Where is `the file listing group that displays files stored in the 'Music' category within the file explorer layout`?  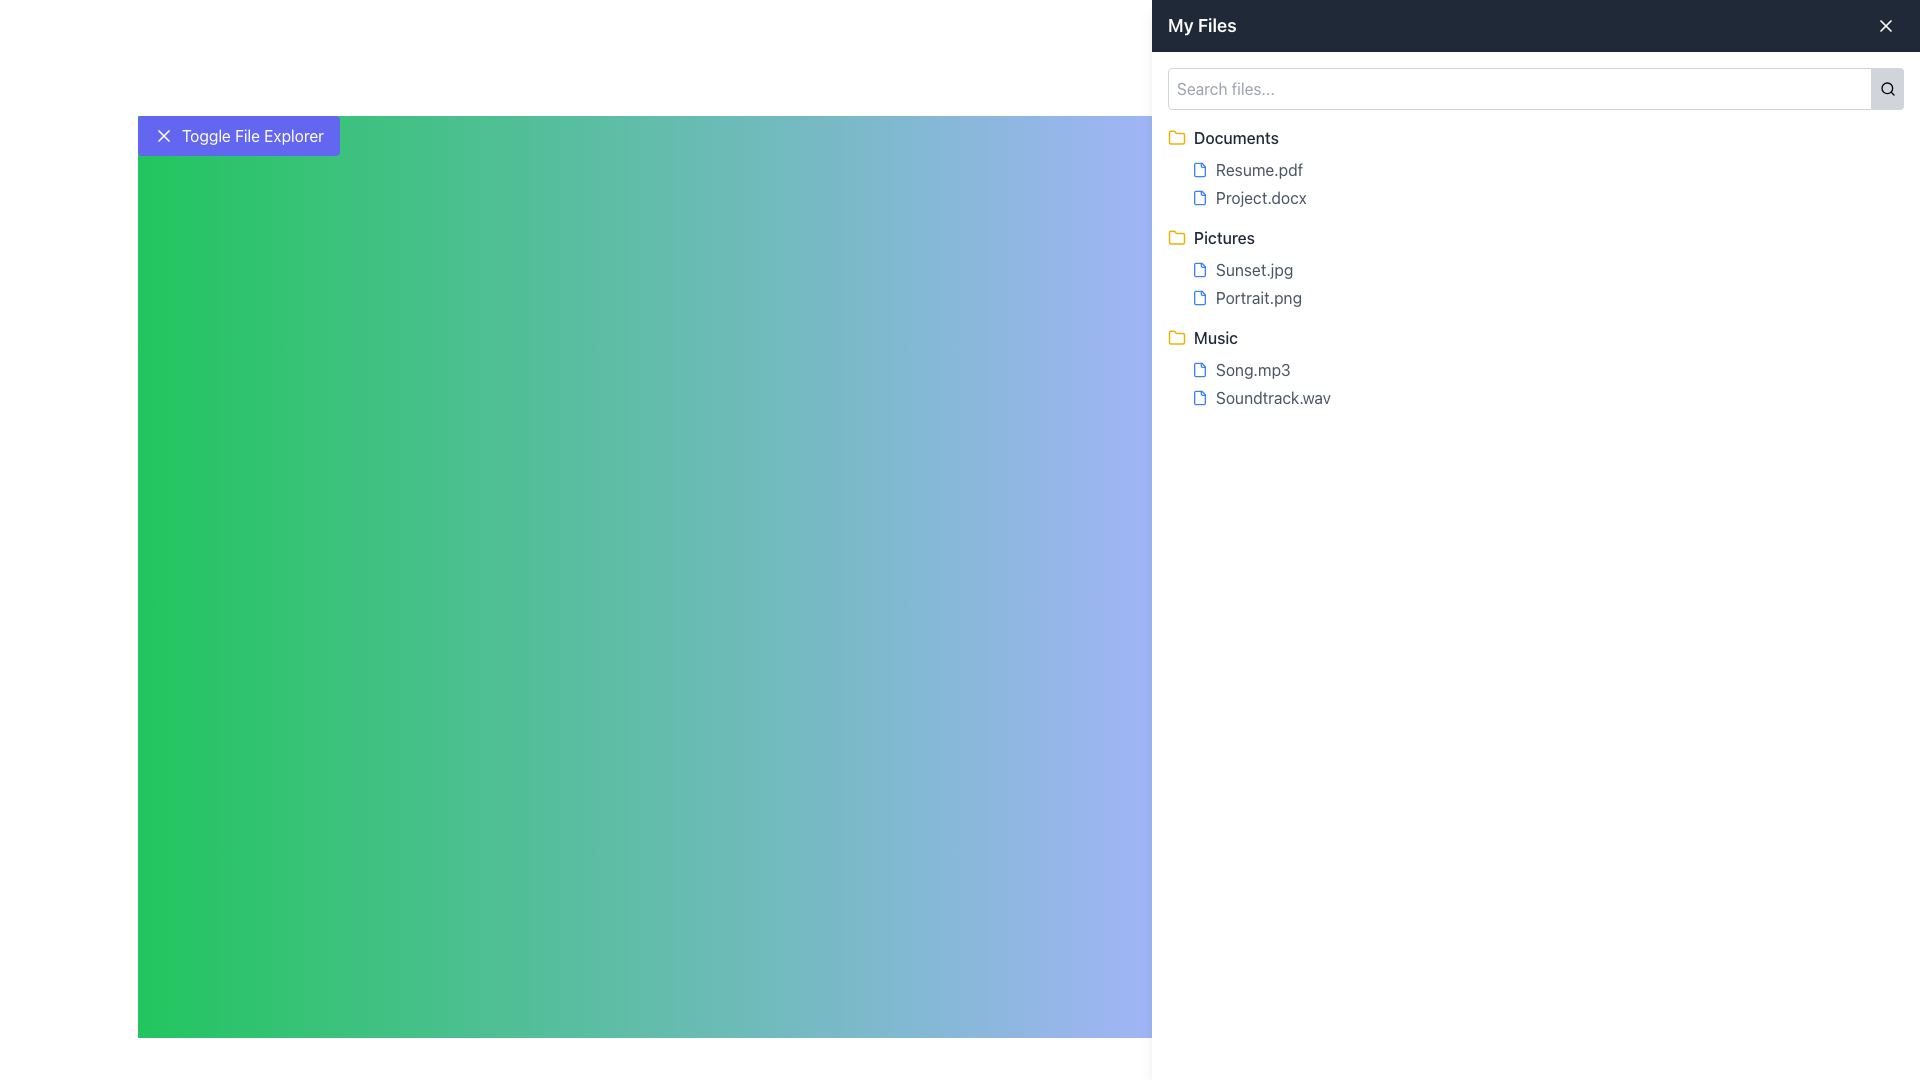 the file listing group that displays files stored in the 'Music' category within the file explorer layout is located at coordinates (1535, 367).